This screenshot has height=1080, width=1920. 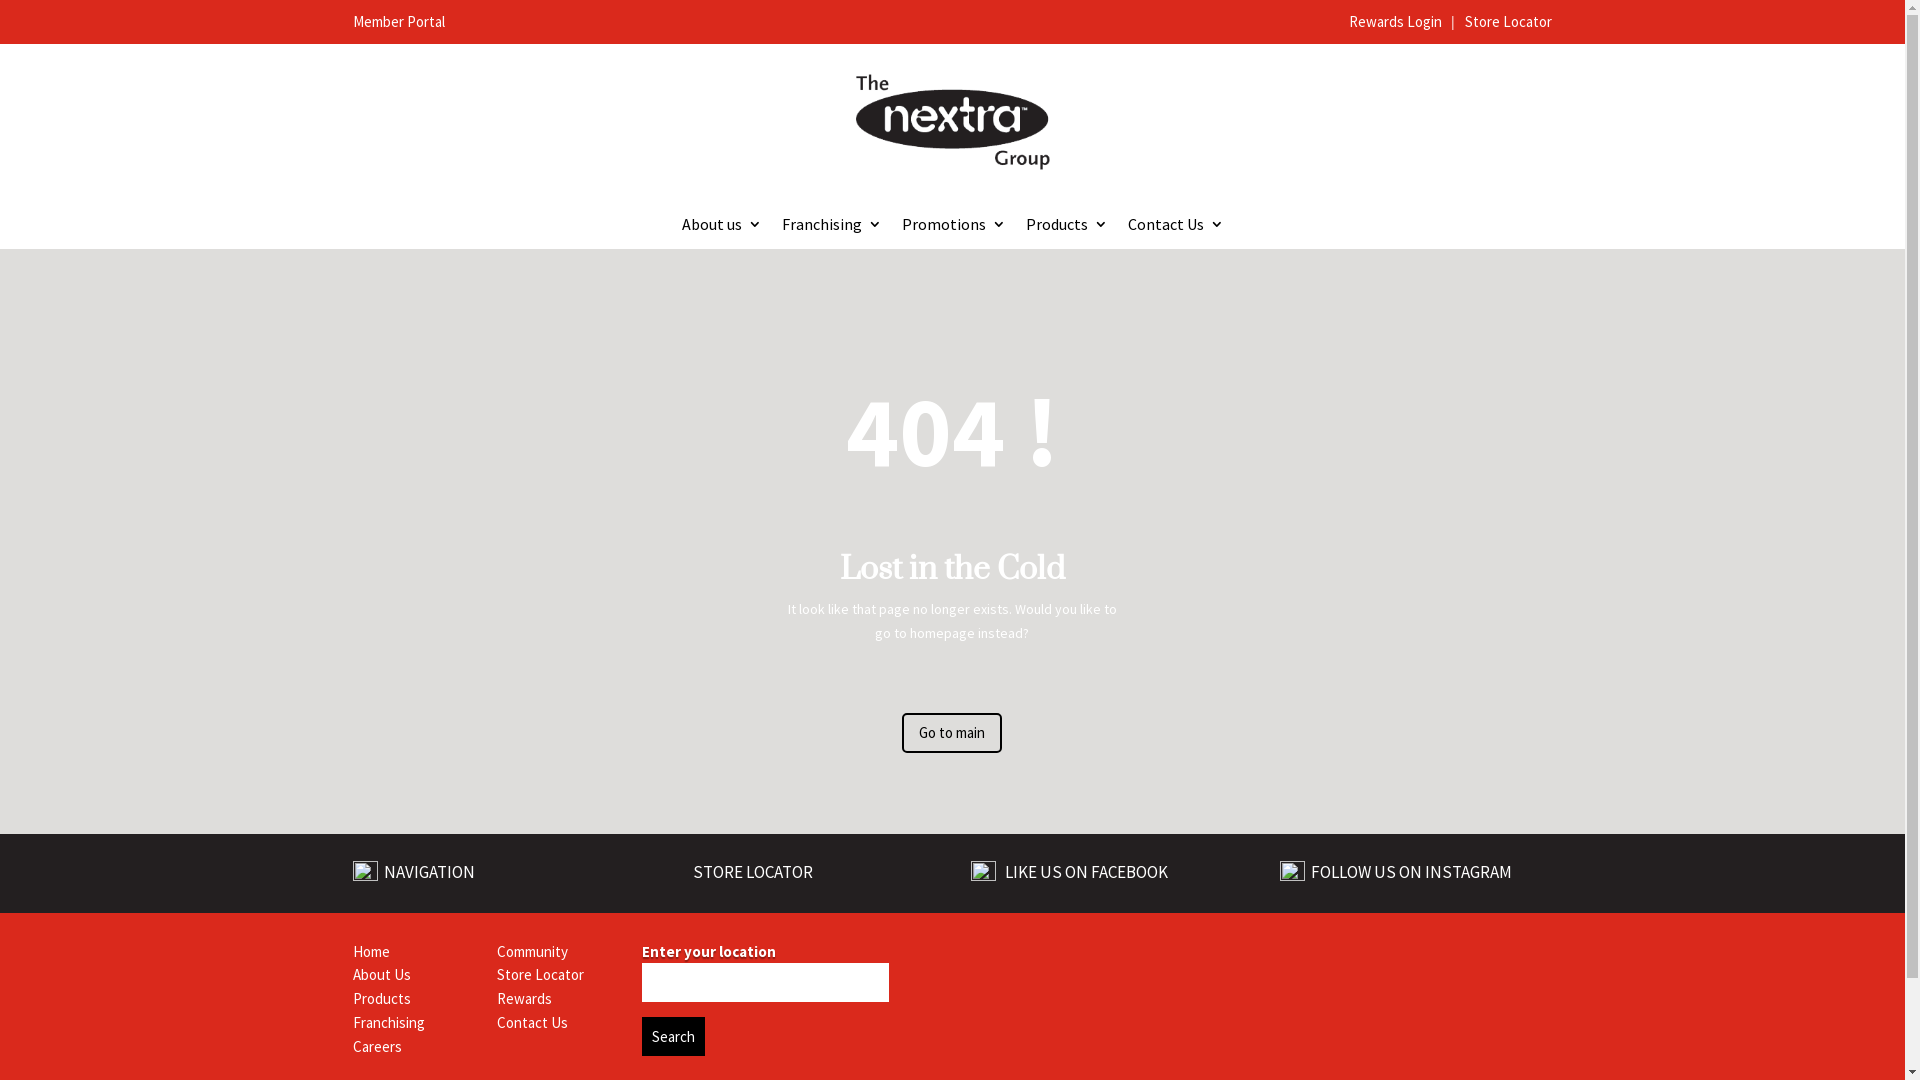 I want to click on 'Franchising', so click(x=388, y=1022).